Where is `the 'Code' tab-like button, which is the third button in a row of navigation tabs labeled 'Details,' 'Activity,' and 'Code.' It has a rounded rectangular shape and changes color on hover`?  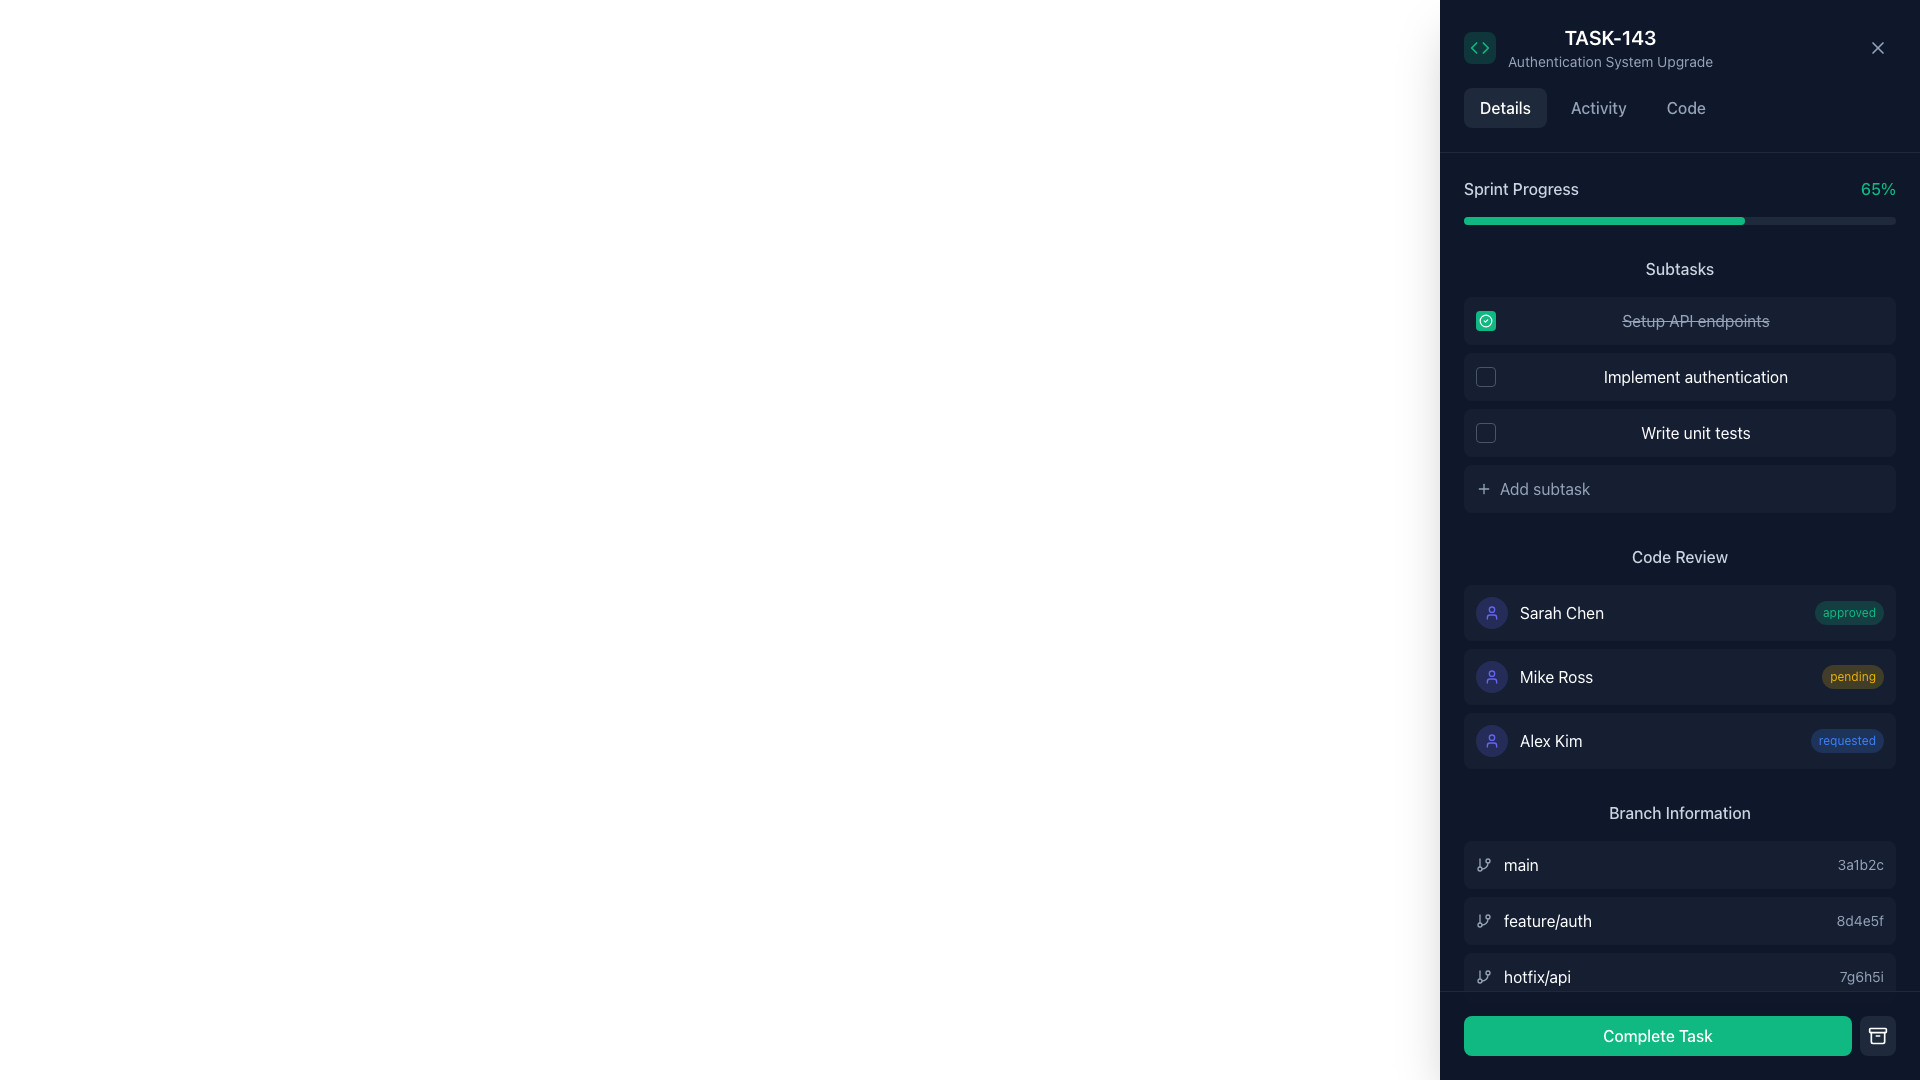 the 'Code' tab-like button, which is the third button in a row of navigation tabs labeled 'Details,' 'Activity,' and 'Code.' It has a rounded rectangular shape and changes color on hover is located at coordinates (1685, 108).